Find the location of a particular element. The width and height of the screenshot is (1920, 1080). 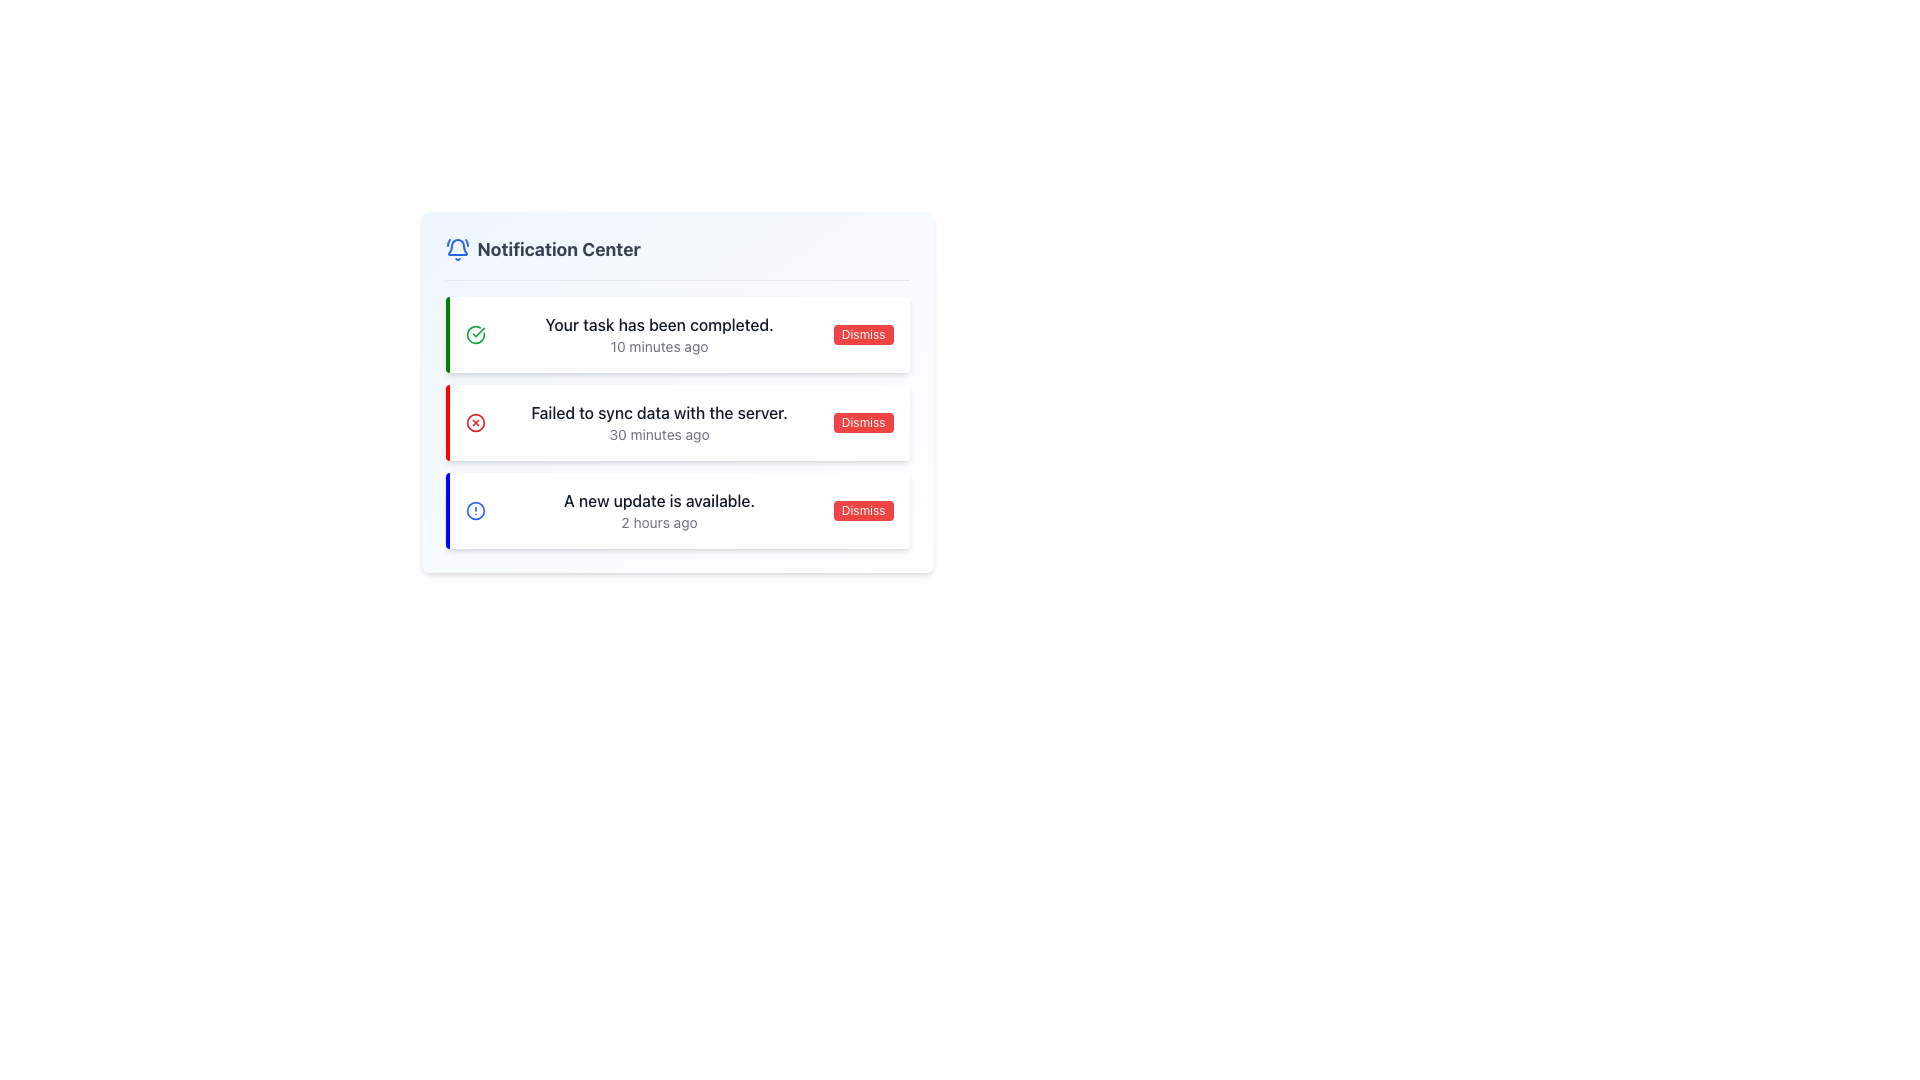

the text label that serves as the header for the notification section, located to the immediate right of the bell icon in the top-left section of the notification panel is located at coordinates (559, 249).